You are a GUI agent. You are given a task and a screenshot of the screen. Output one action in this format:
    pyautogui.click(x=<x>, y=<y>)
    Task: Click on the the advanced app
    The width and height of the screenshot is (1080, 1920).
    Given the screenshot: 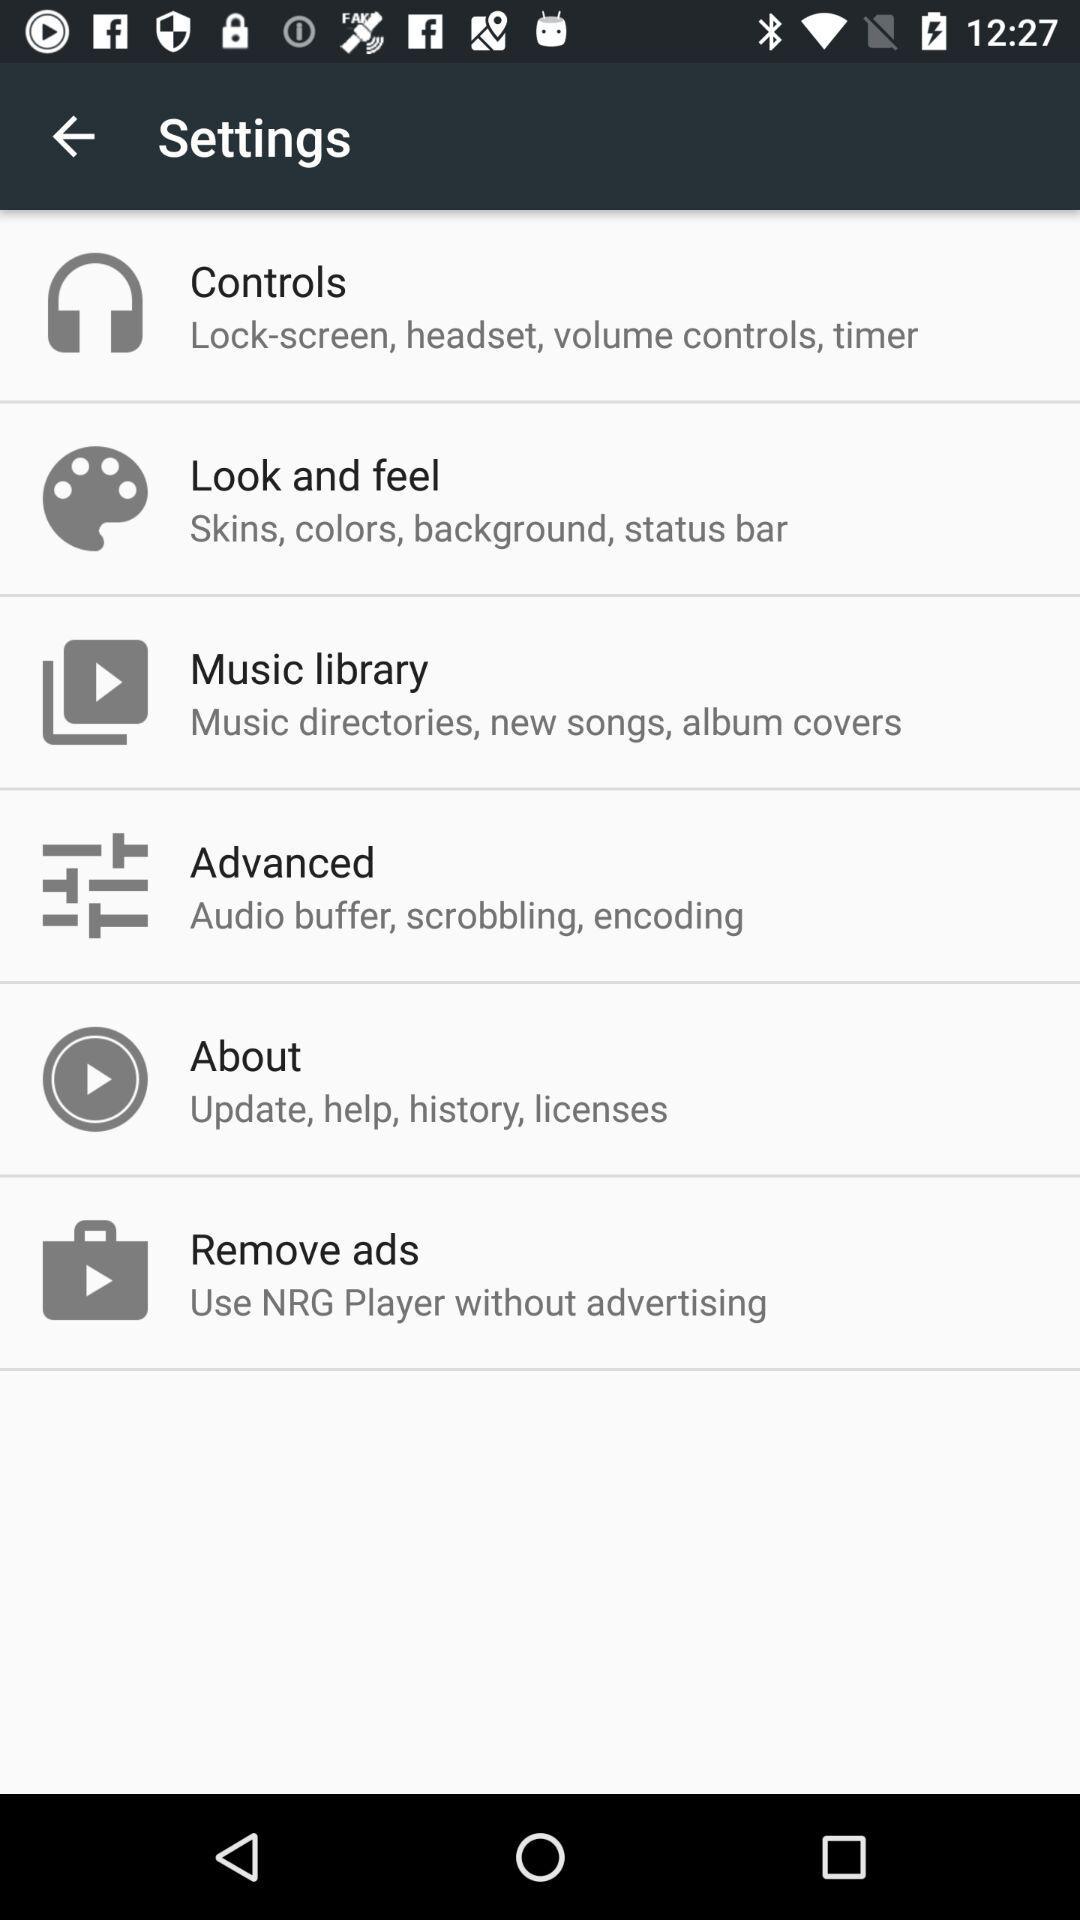 What is the action you would take?
    pyautogui.click(x=282, y=860)
    